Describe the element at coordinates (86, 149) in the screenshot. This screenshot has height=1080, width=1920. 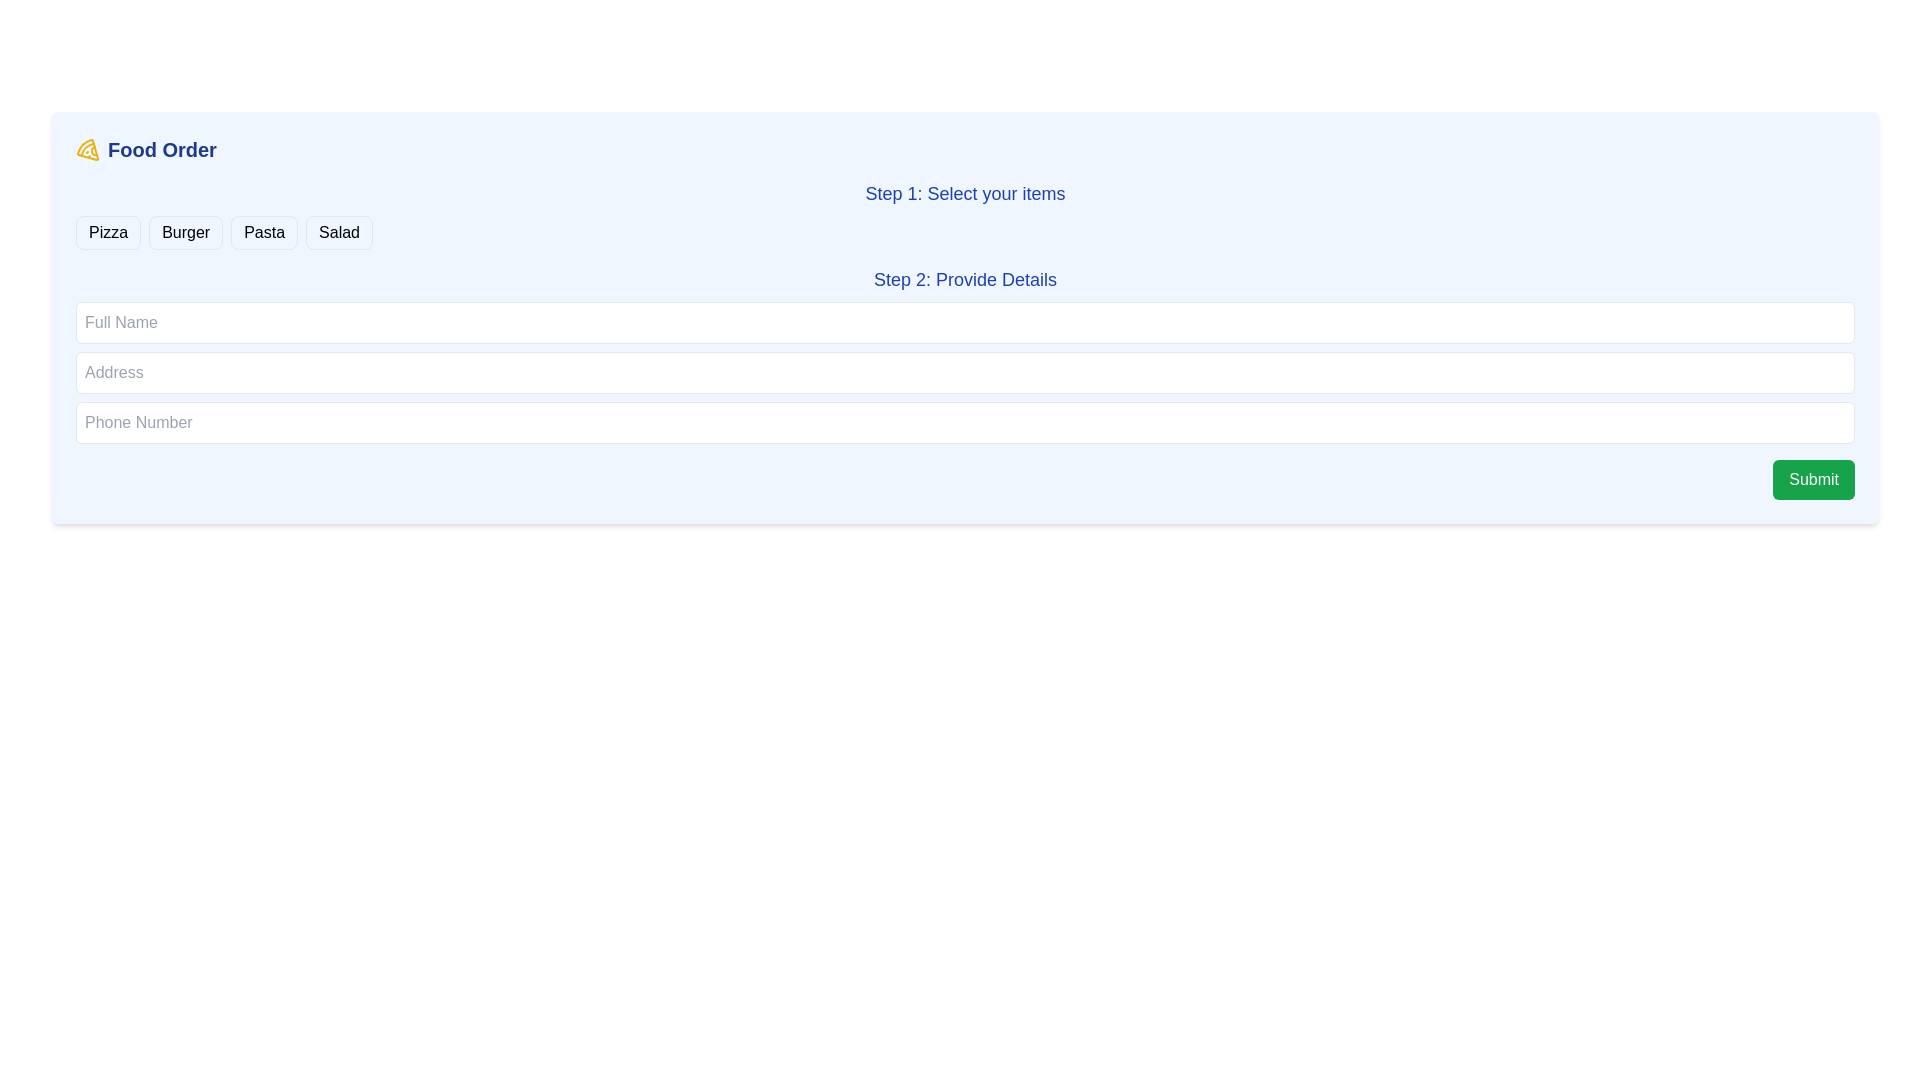
I see `the pizza slice icon located to the left of the 'Food Order' title in the header` at that location.